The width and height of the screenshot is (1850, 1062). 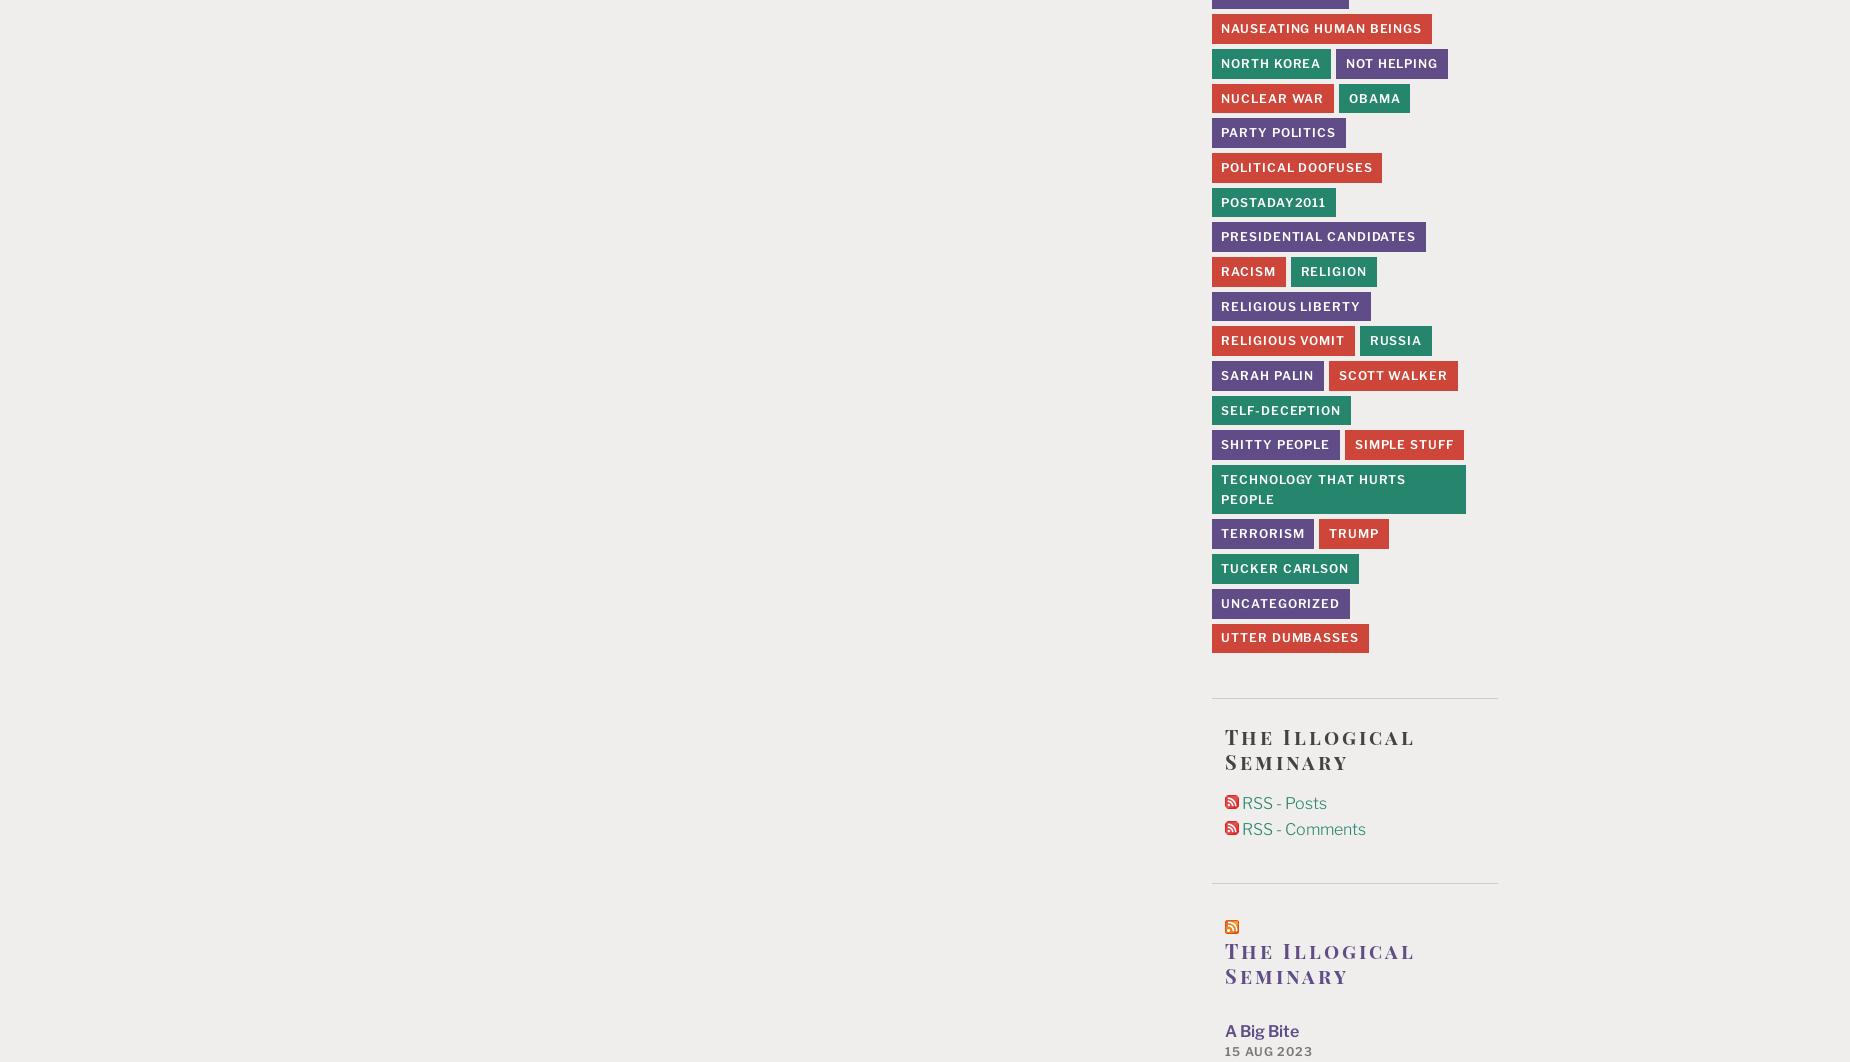 I want to click on 'Political Doofuses', so click(x=1295, y=166).